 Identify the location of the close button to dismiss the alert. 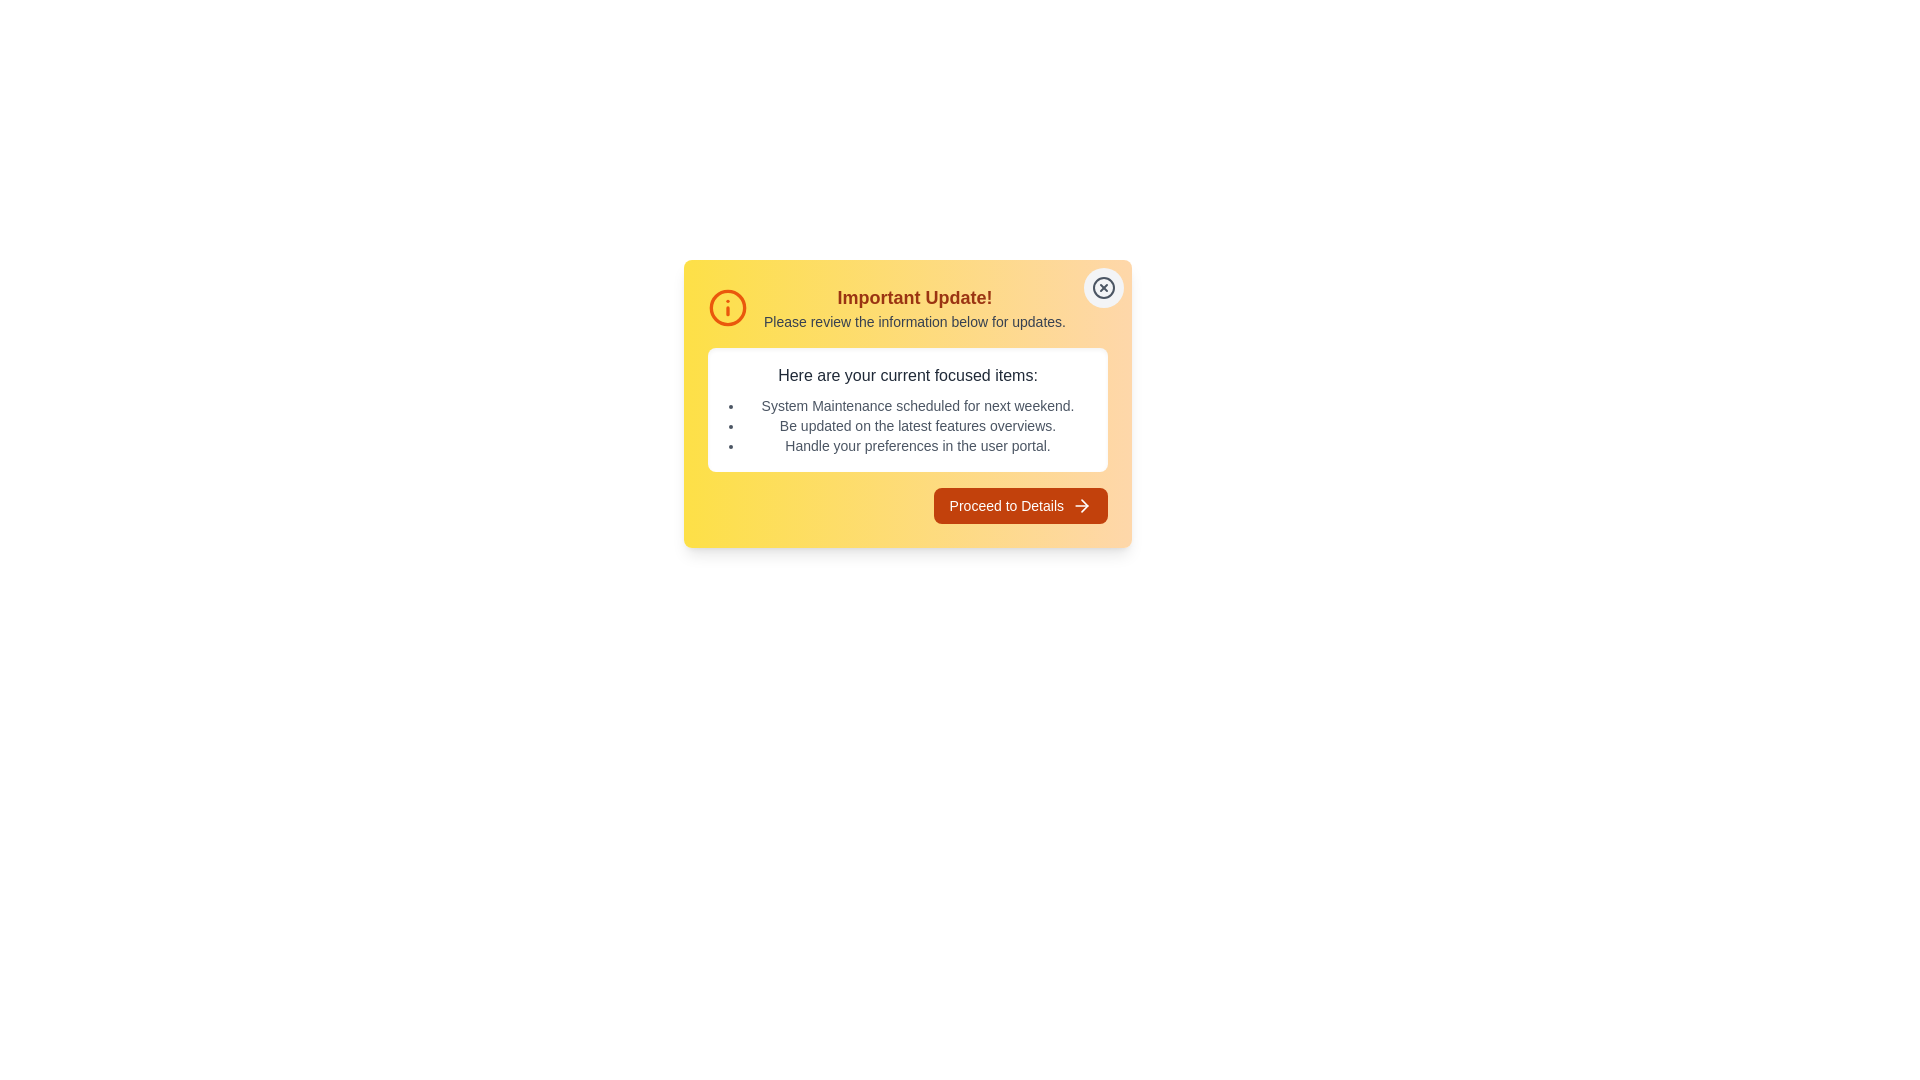
(1103, 288).